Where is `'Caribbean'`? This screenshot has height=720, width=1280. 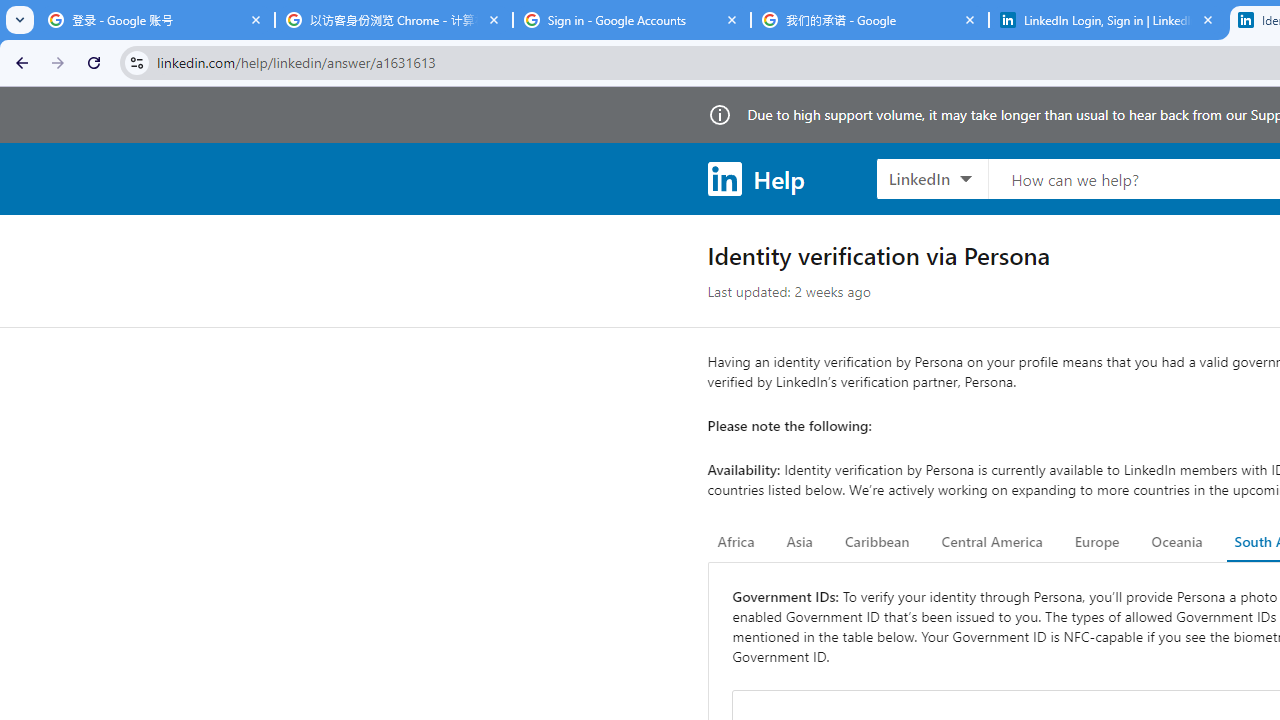 'Caribbean' is located at coordinates (876, 542).